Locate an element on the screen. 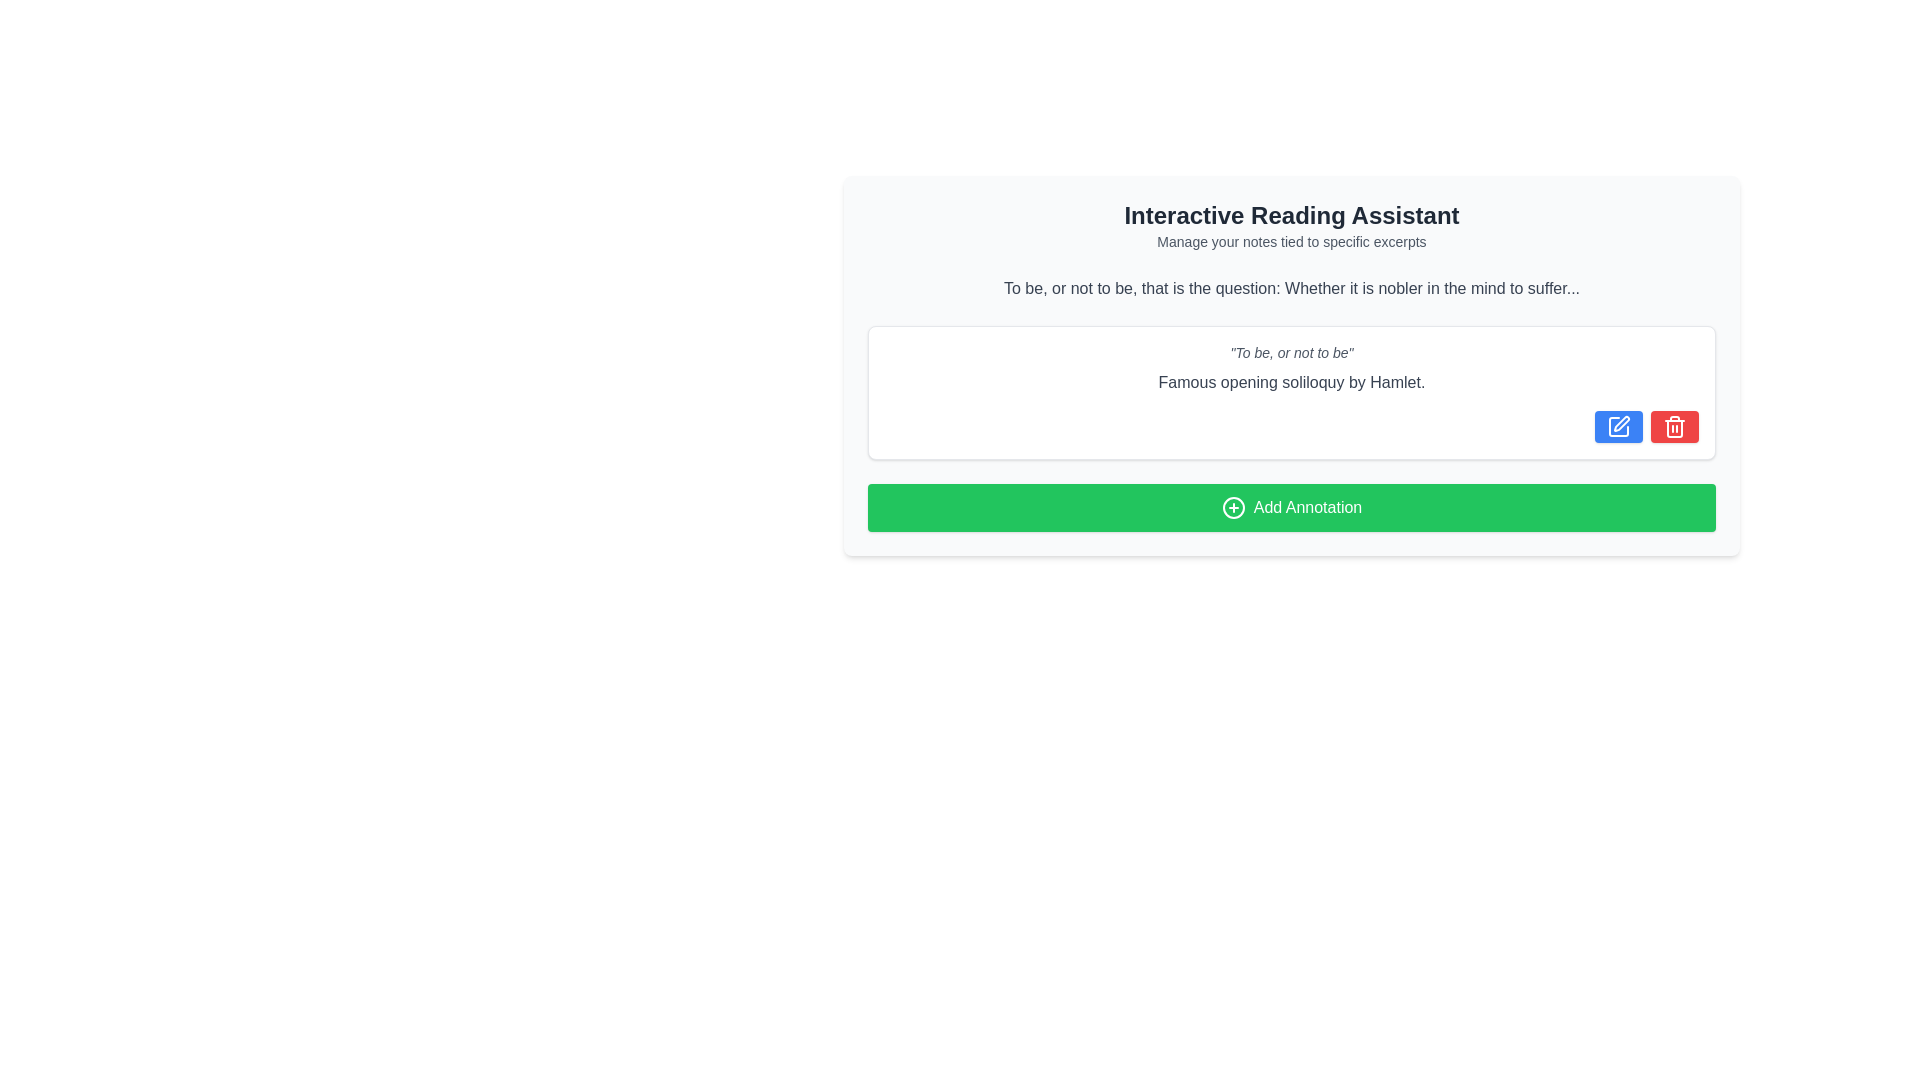 The height and width of the screenshot is (1080, 1920). the text line positioned below the title 'Interactive Reading Assistant' and above a quote block is located at coordinates (1291, 289).